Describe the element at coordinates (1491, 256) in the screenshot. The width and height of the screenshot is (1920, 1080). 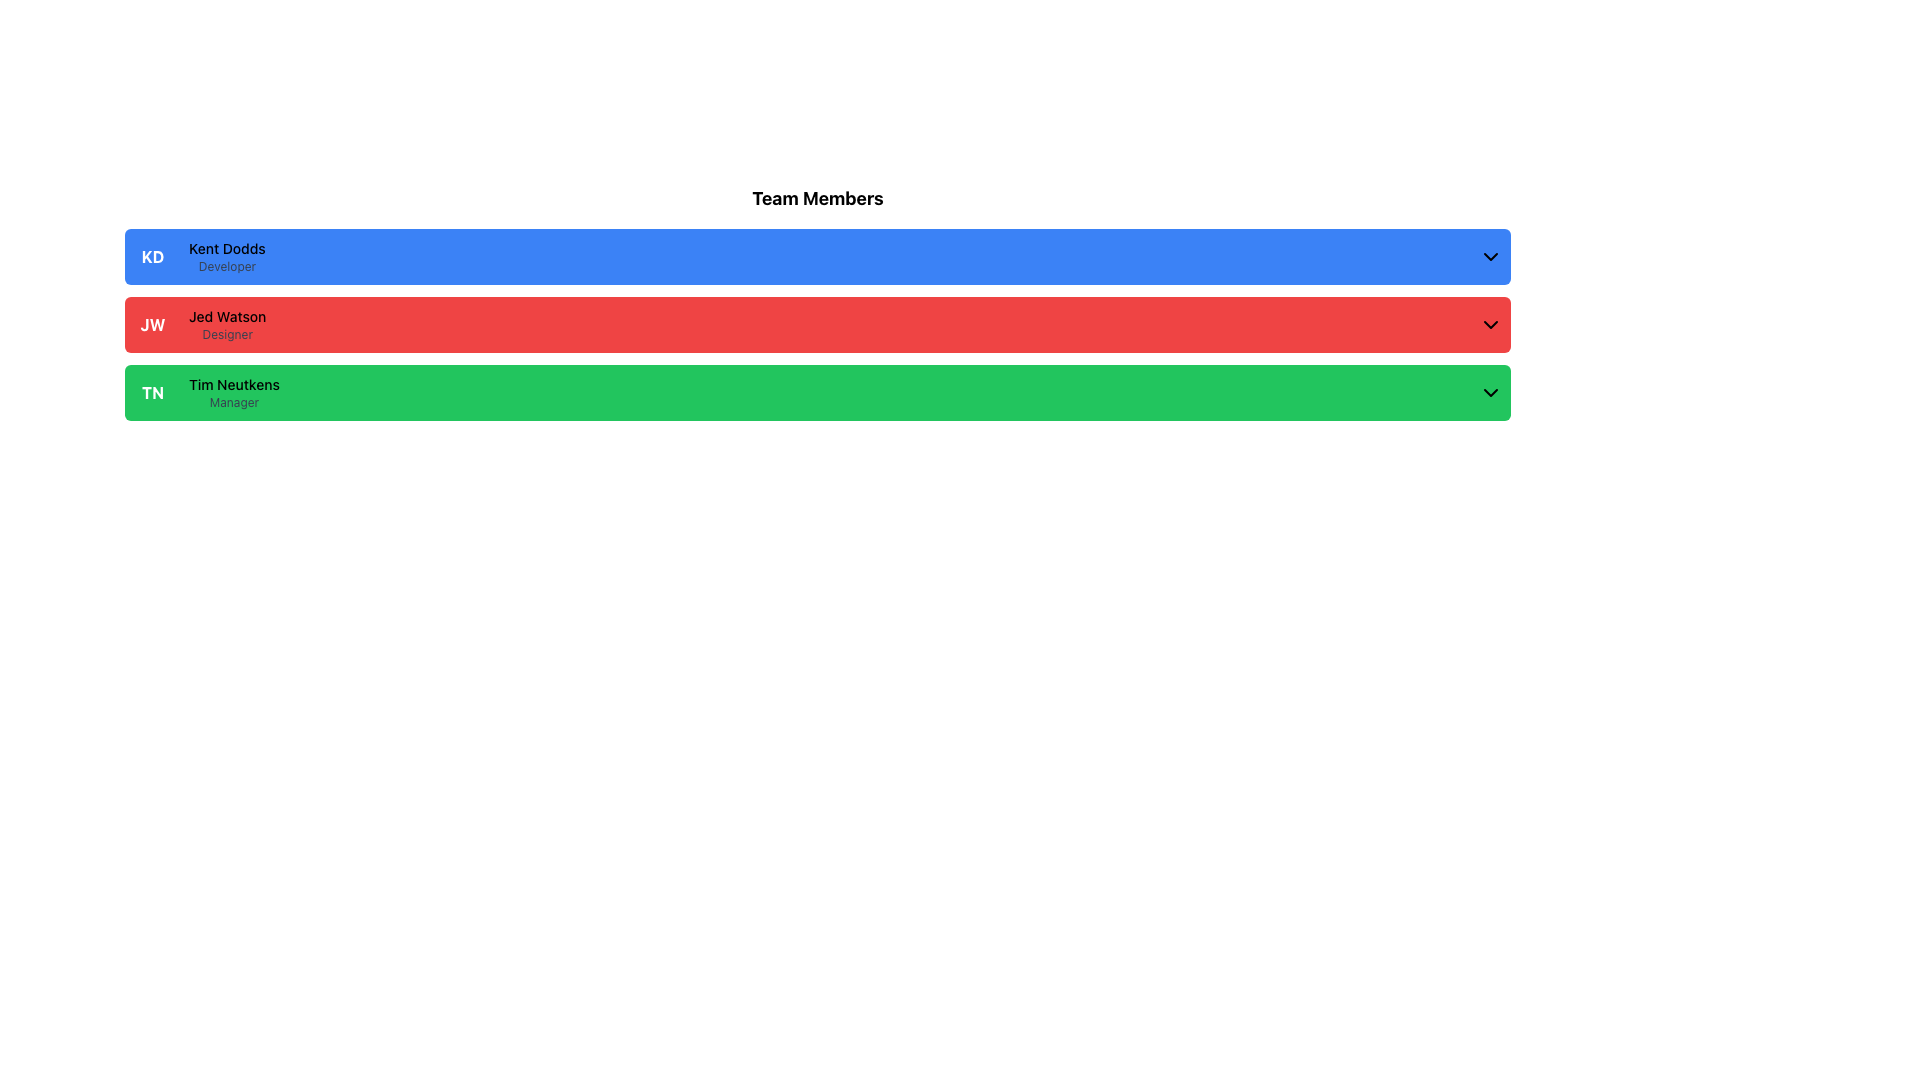
I see `the downward-pointing arrow icon located at the far right end of the blue-colored bar labeled 'Kent Dodds Developer'` at that location.